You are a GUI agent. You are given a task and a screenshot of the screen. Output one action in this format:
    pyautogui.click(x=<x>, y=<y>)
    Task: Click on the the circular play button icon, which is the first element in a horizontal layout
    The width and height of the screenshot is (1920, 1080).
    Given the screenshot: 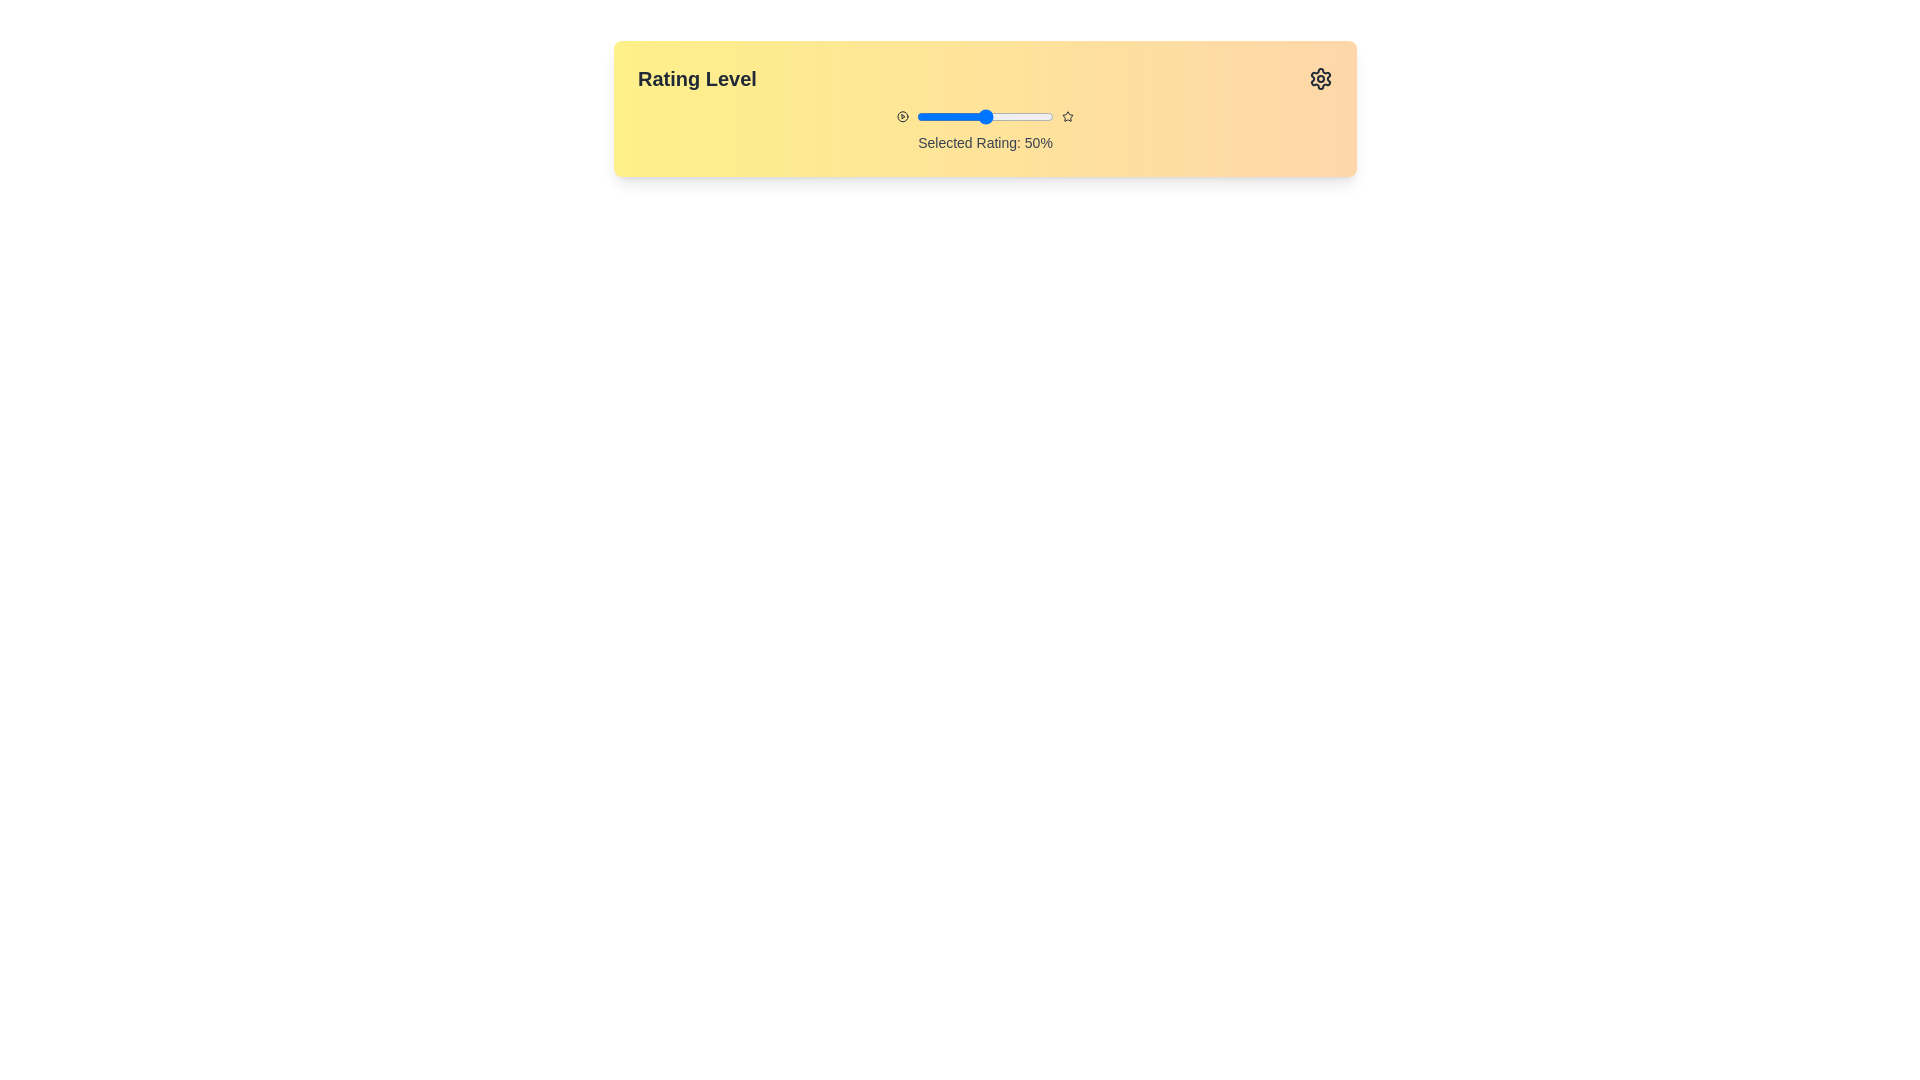 What is the action you would take?
    pyautogui.click(x=902, y=116)
    